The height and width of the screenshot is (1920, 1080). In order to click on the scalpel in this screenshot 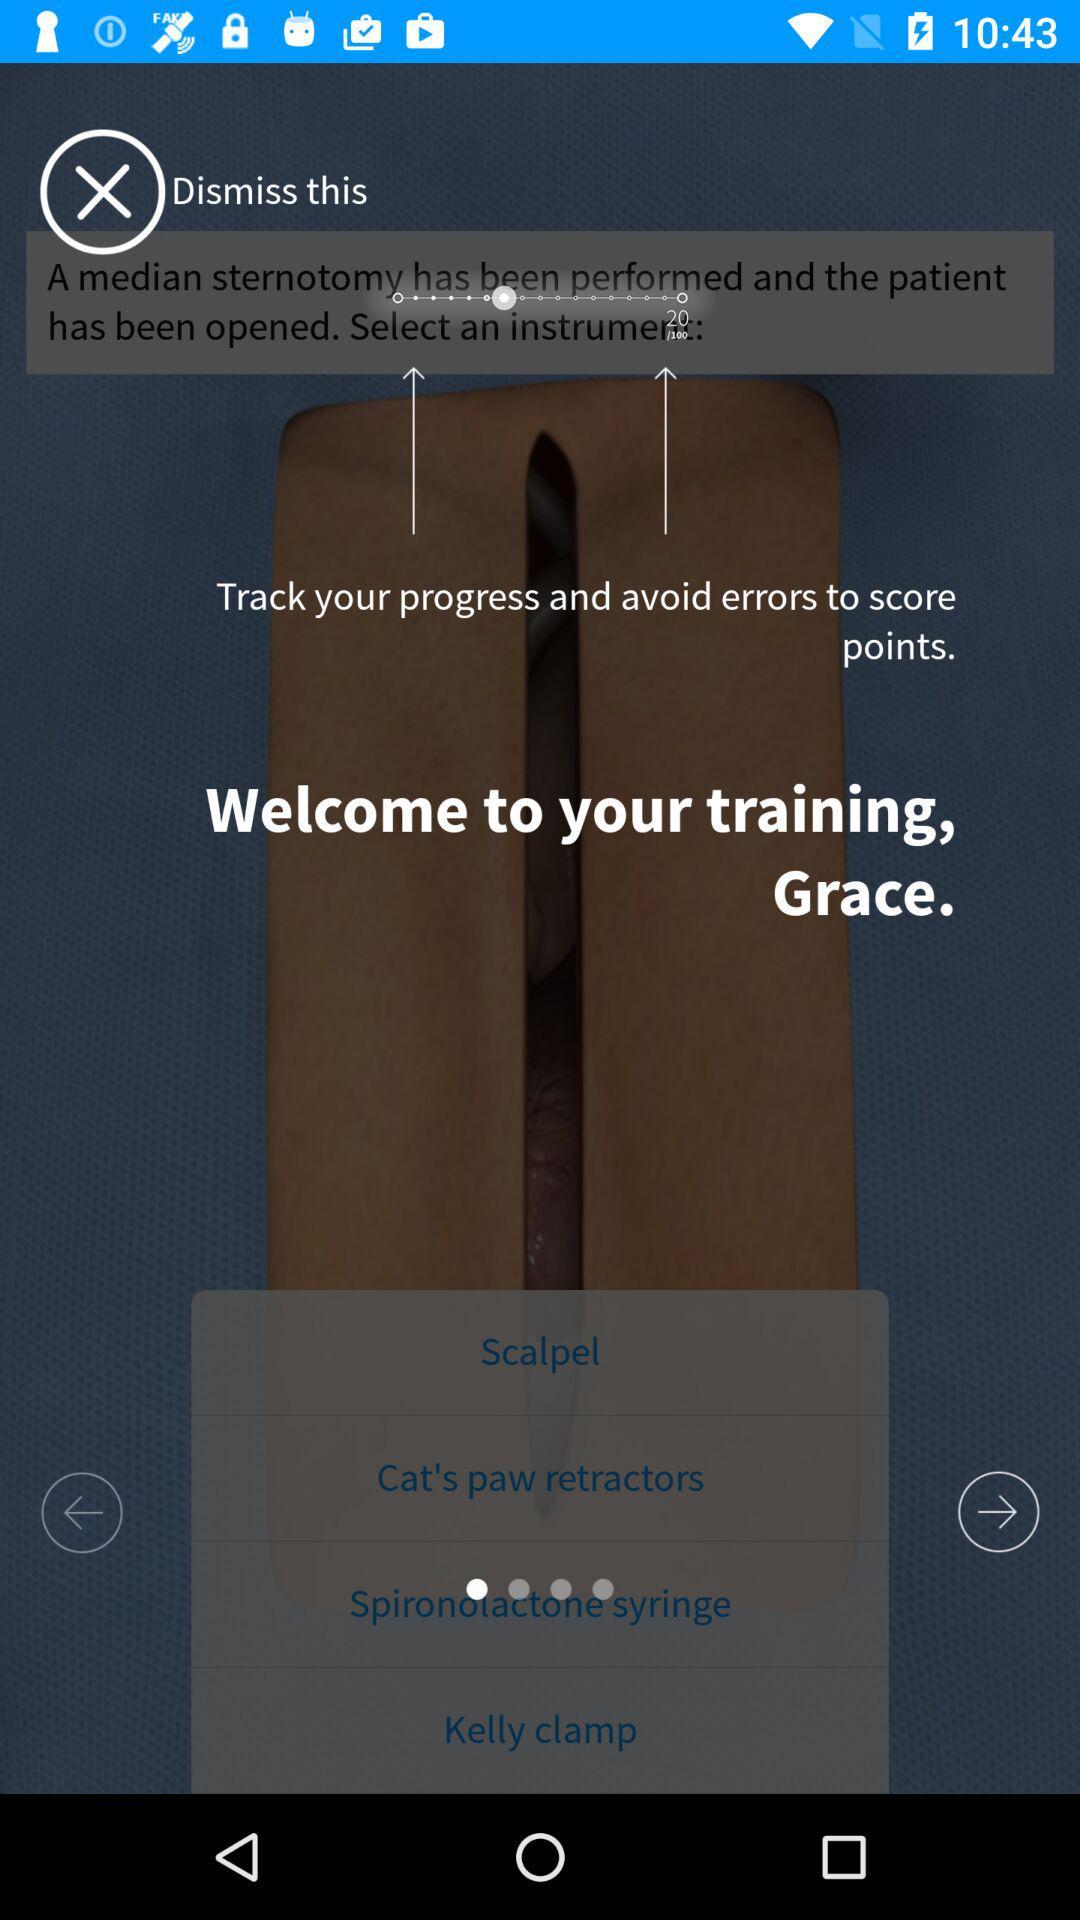, I will do `click(540, 1353)`.